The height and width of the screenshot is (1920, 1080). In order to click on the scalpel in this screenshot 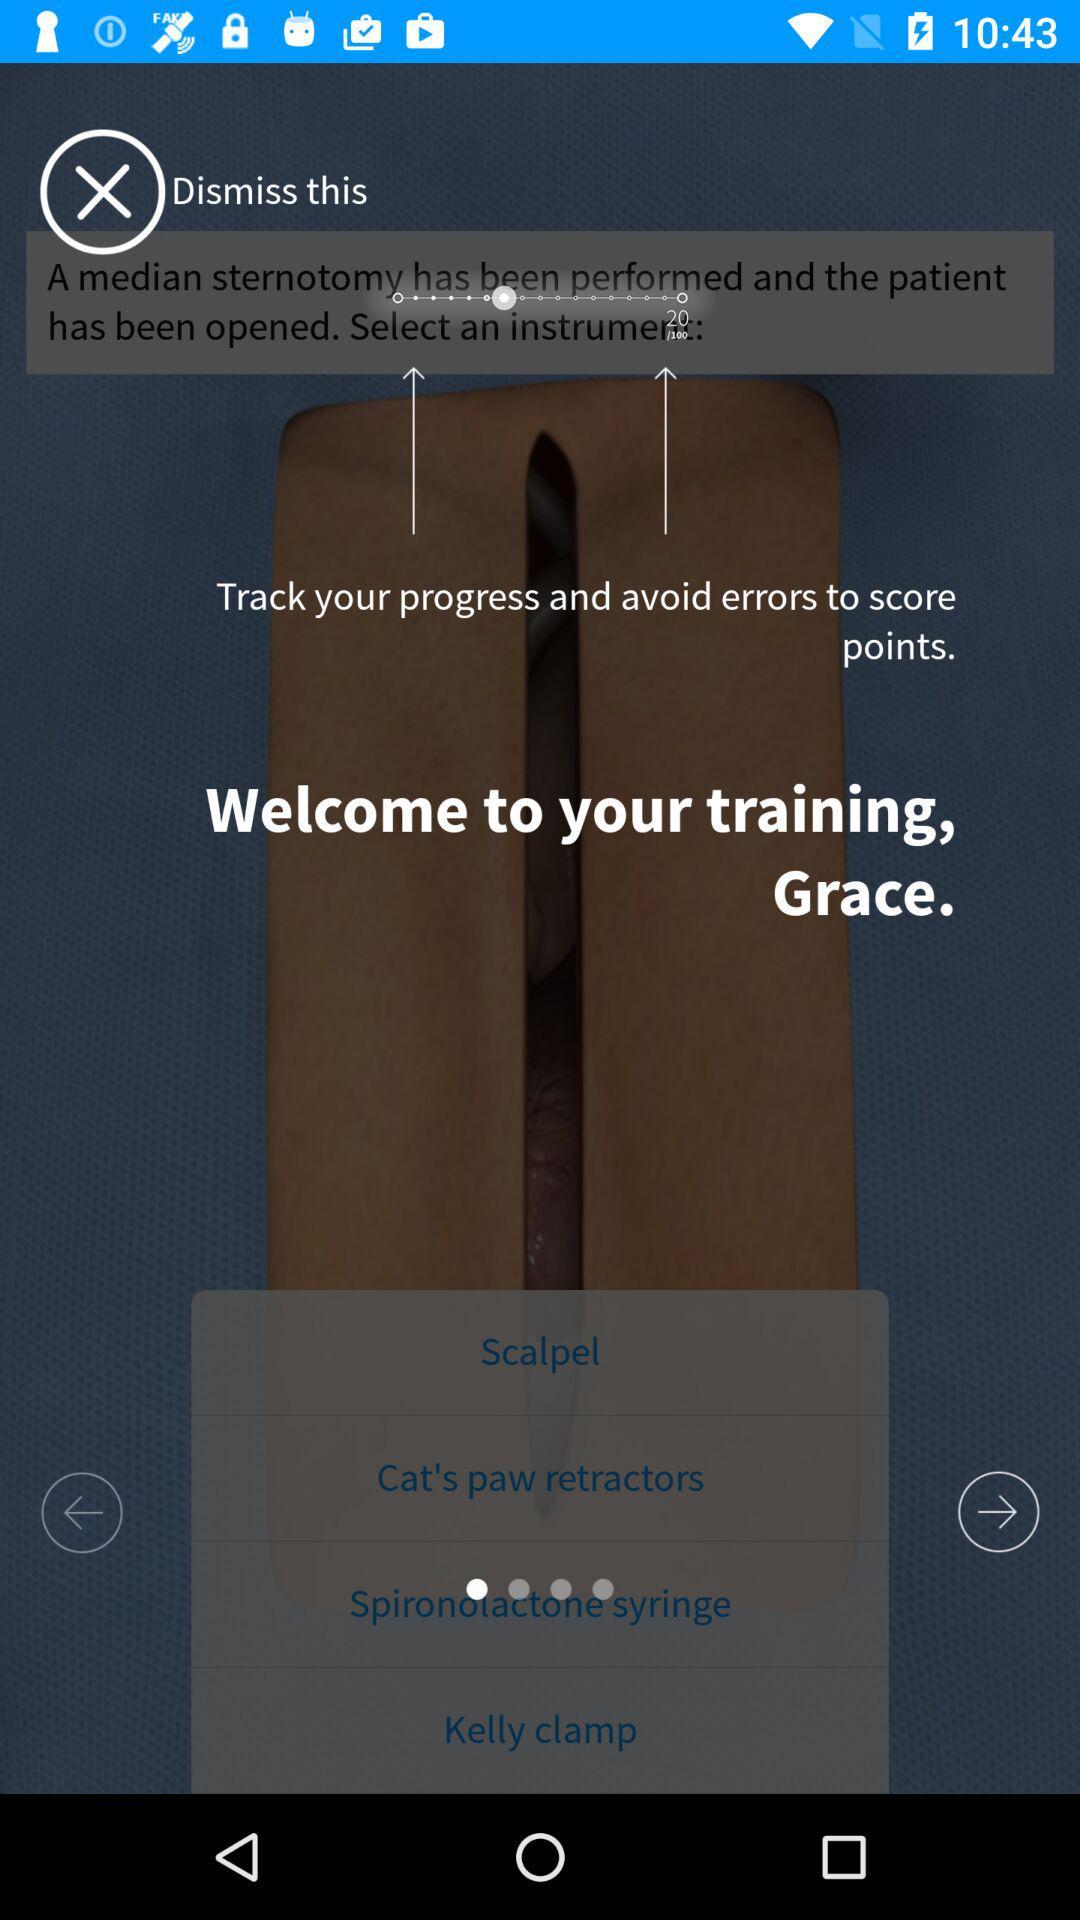, I will do `click(540, 1353)`.